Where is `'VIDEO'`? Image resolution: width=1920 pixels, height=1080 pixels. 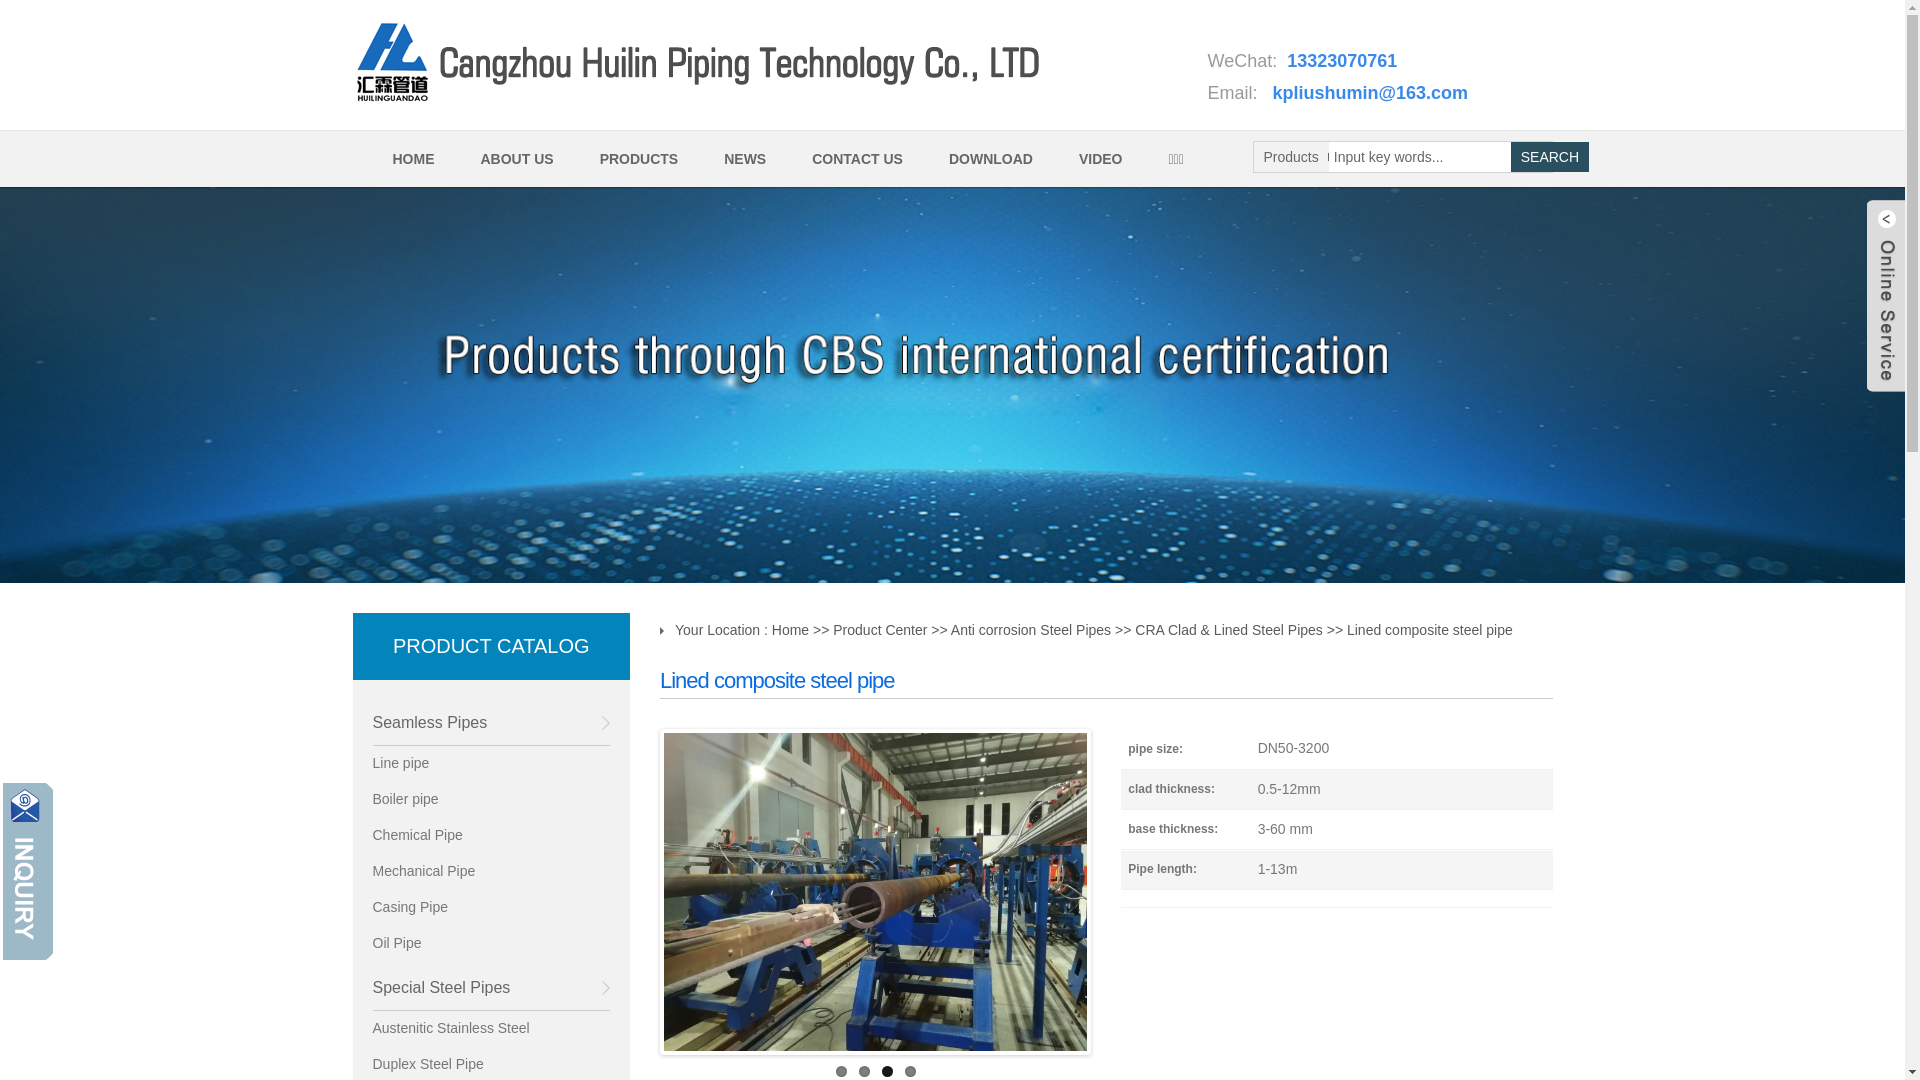 'VIDEO' is located at coordinates (1097, 157).